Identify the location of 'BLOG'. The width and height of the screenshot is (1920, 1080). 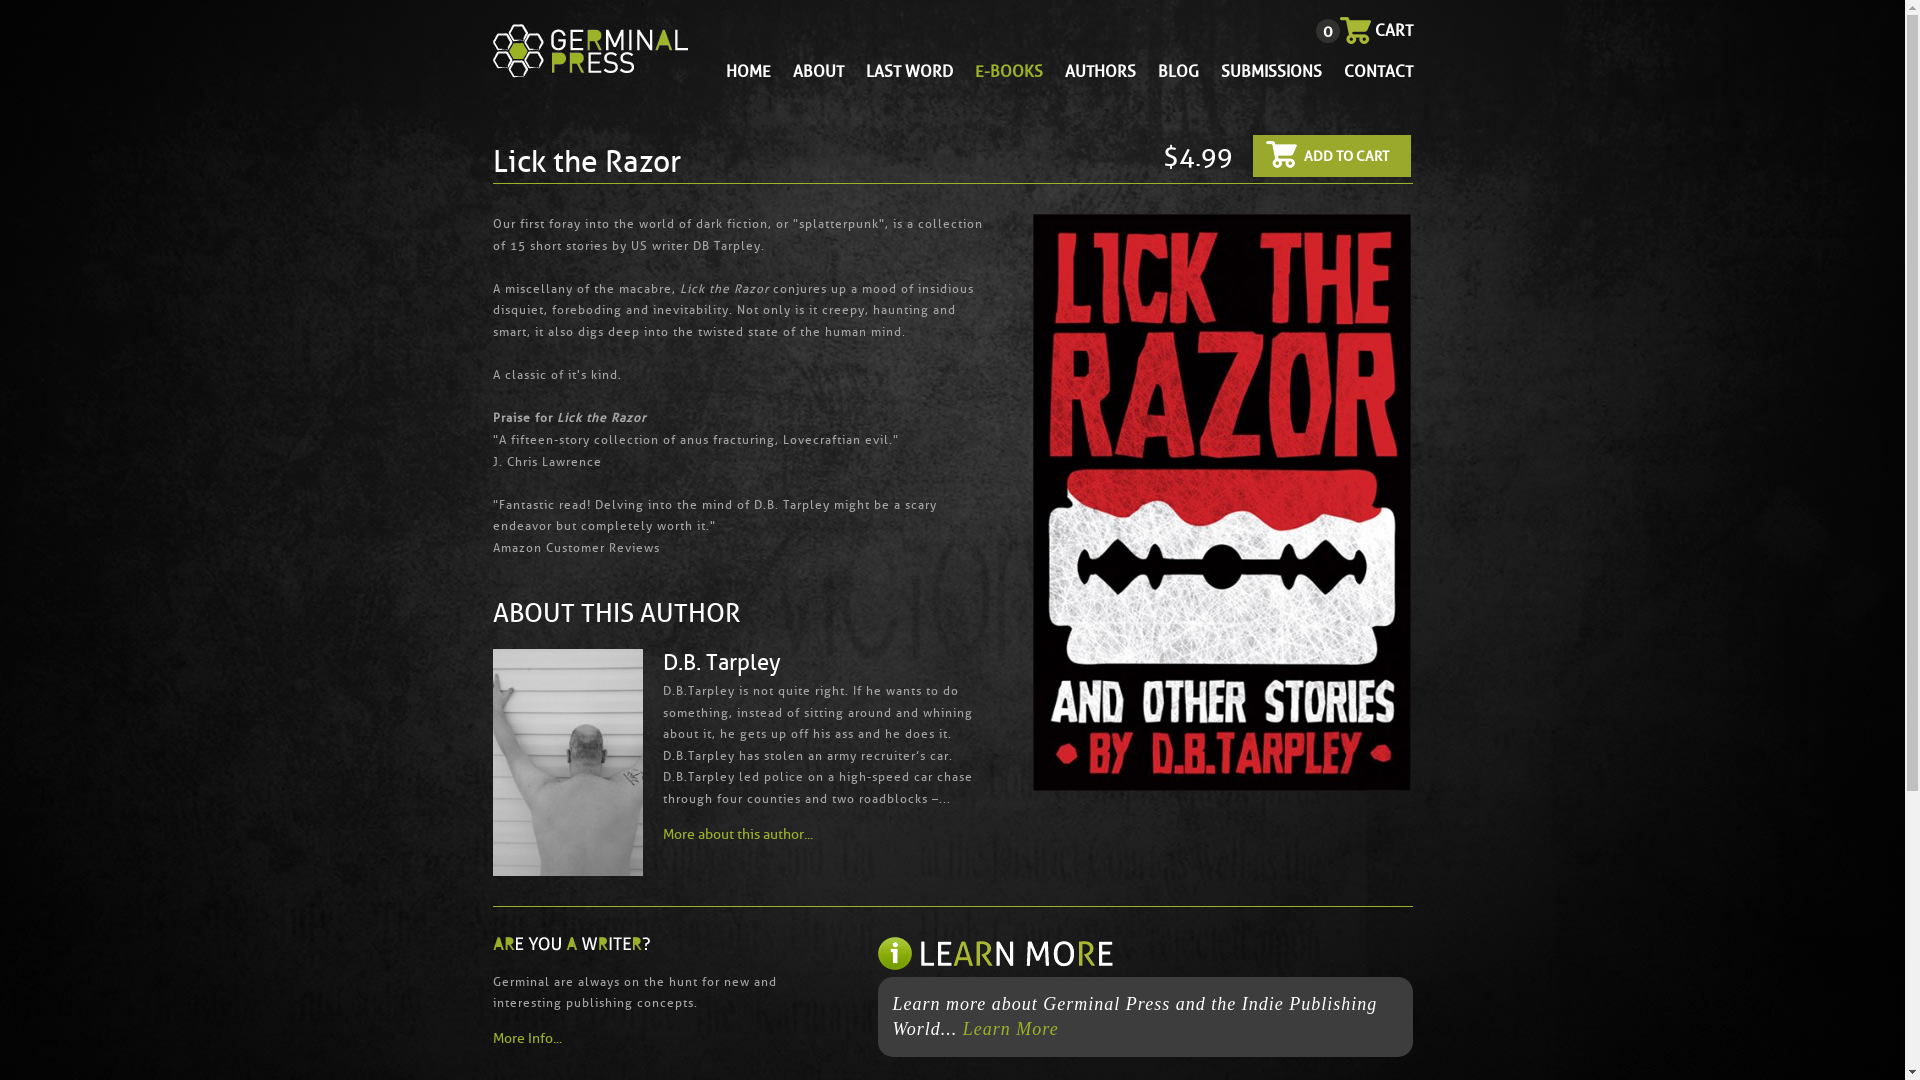
(1178, 70).